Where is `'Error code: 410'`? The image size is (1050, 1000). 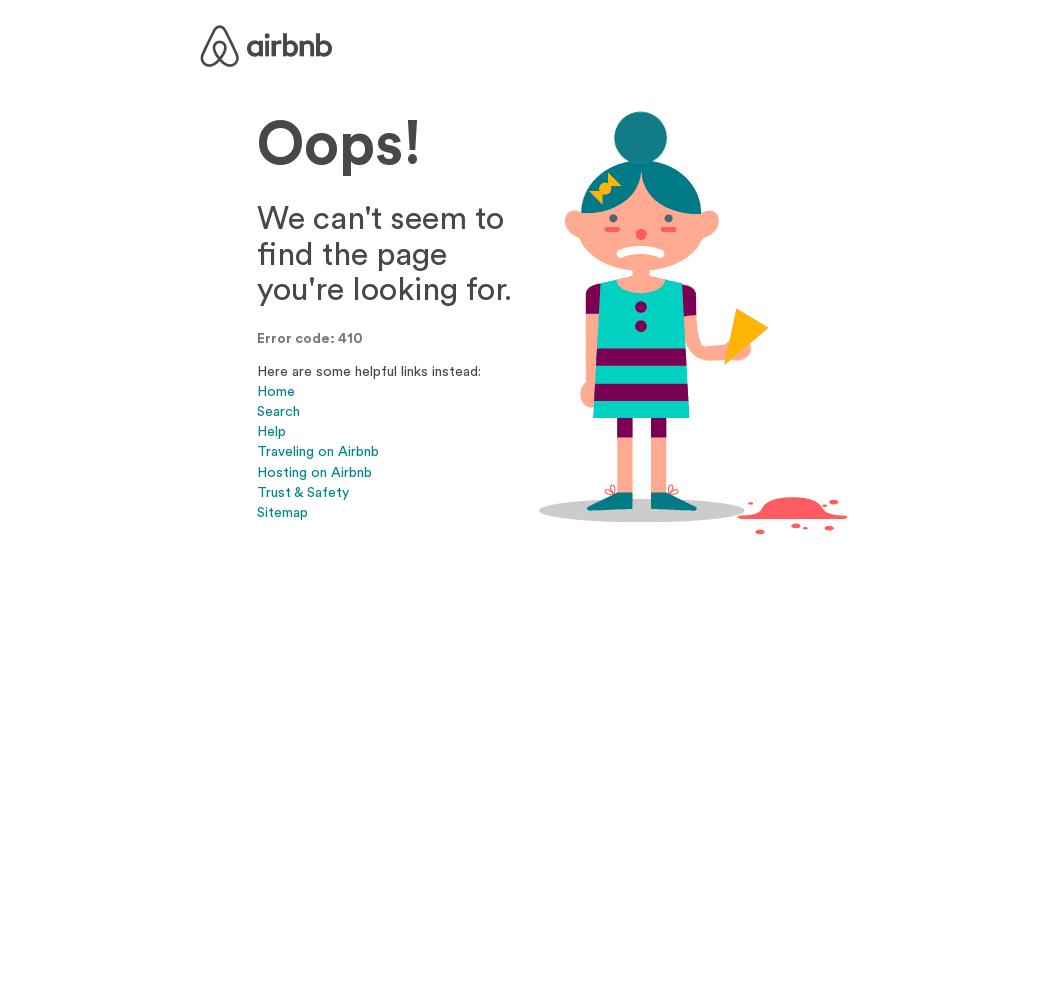 'Error code: 410' is located at coordinates (309, 337).